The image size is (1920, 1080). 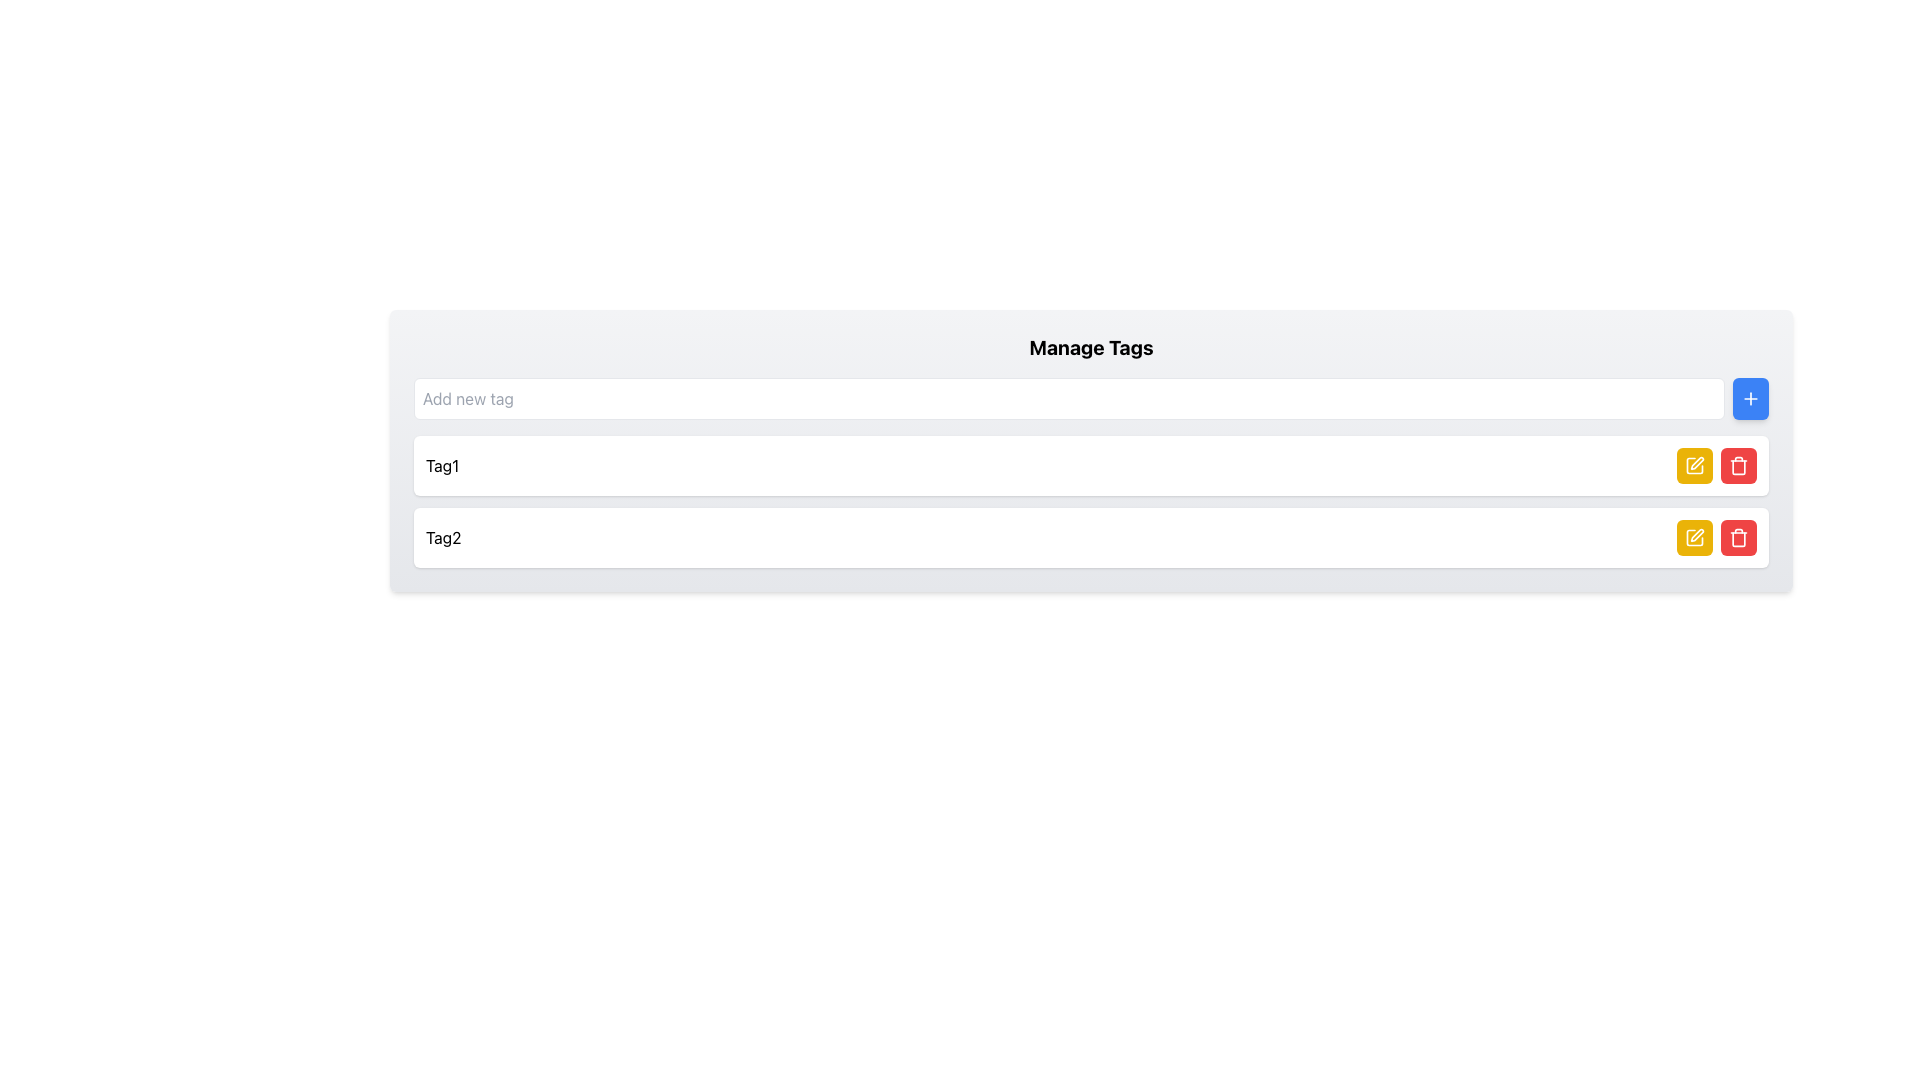 What do you see at coordinates (1696, 534) in the screenshot?
I see `the edit icon resembling a pencil and square, located to the left of the trash-can icon, to initiate editing` at bounding box center [1696, 534].